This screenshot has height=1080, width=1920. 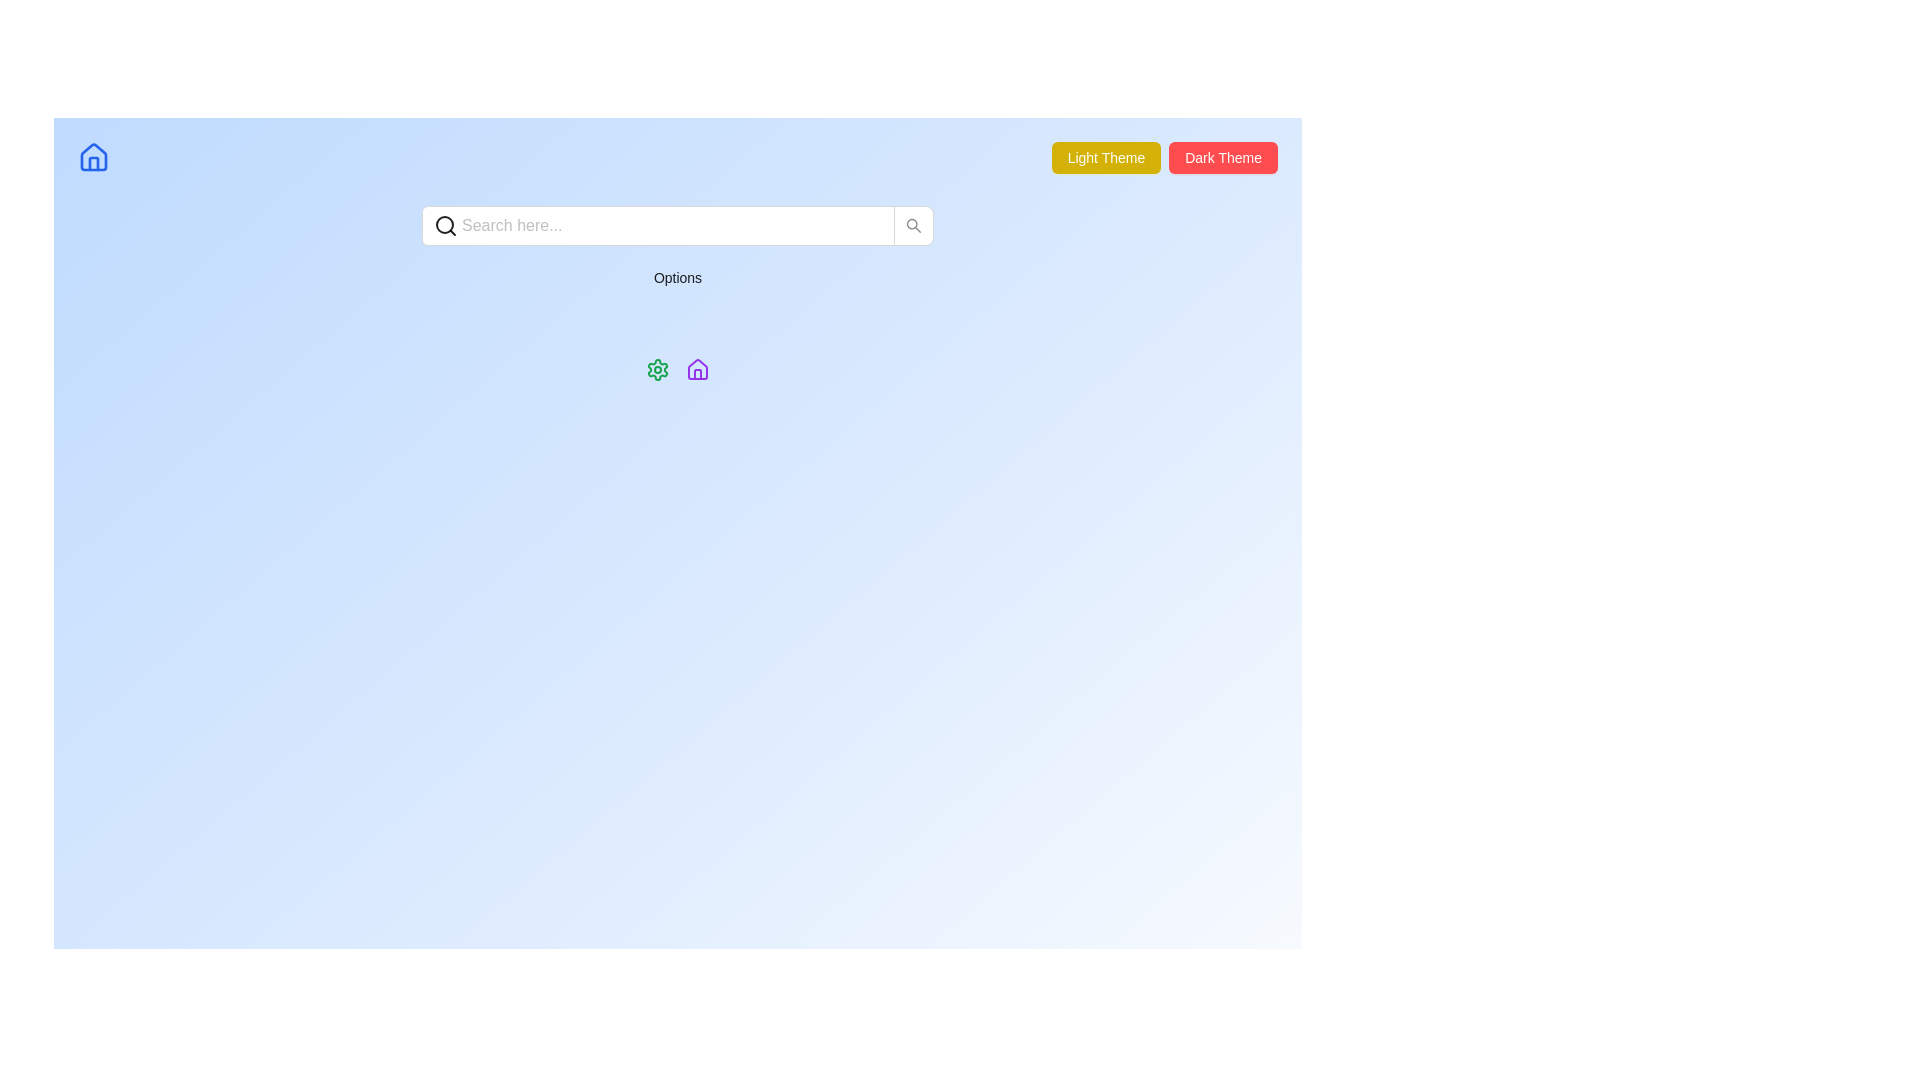 I want to click on the search button positioned to the right of the search input field to initiate a search operation, so click(x=912, y=225).